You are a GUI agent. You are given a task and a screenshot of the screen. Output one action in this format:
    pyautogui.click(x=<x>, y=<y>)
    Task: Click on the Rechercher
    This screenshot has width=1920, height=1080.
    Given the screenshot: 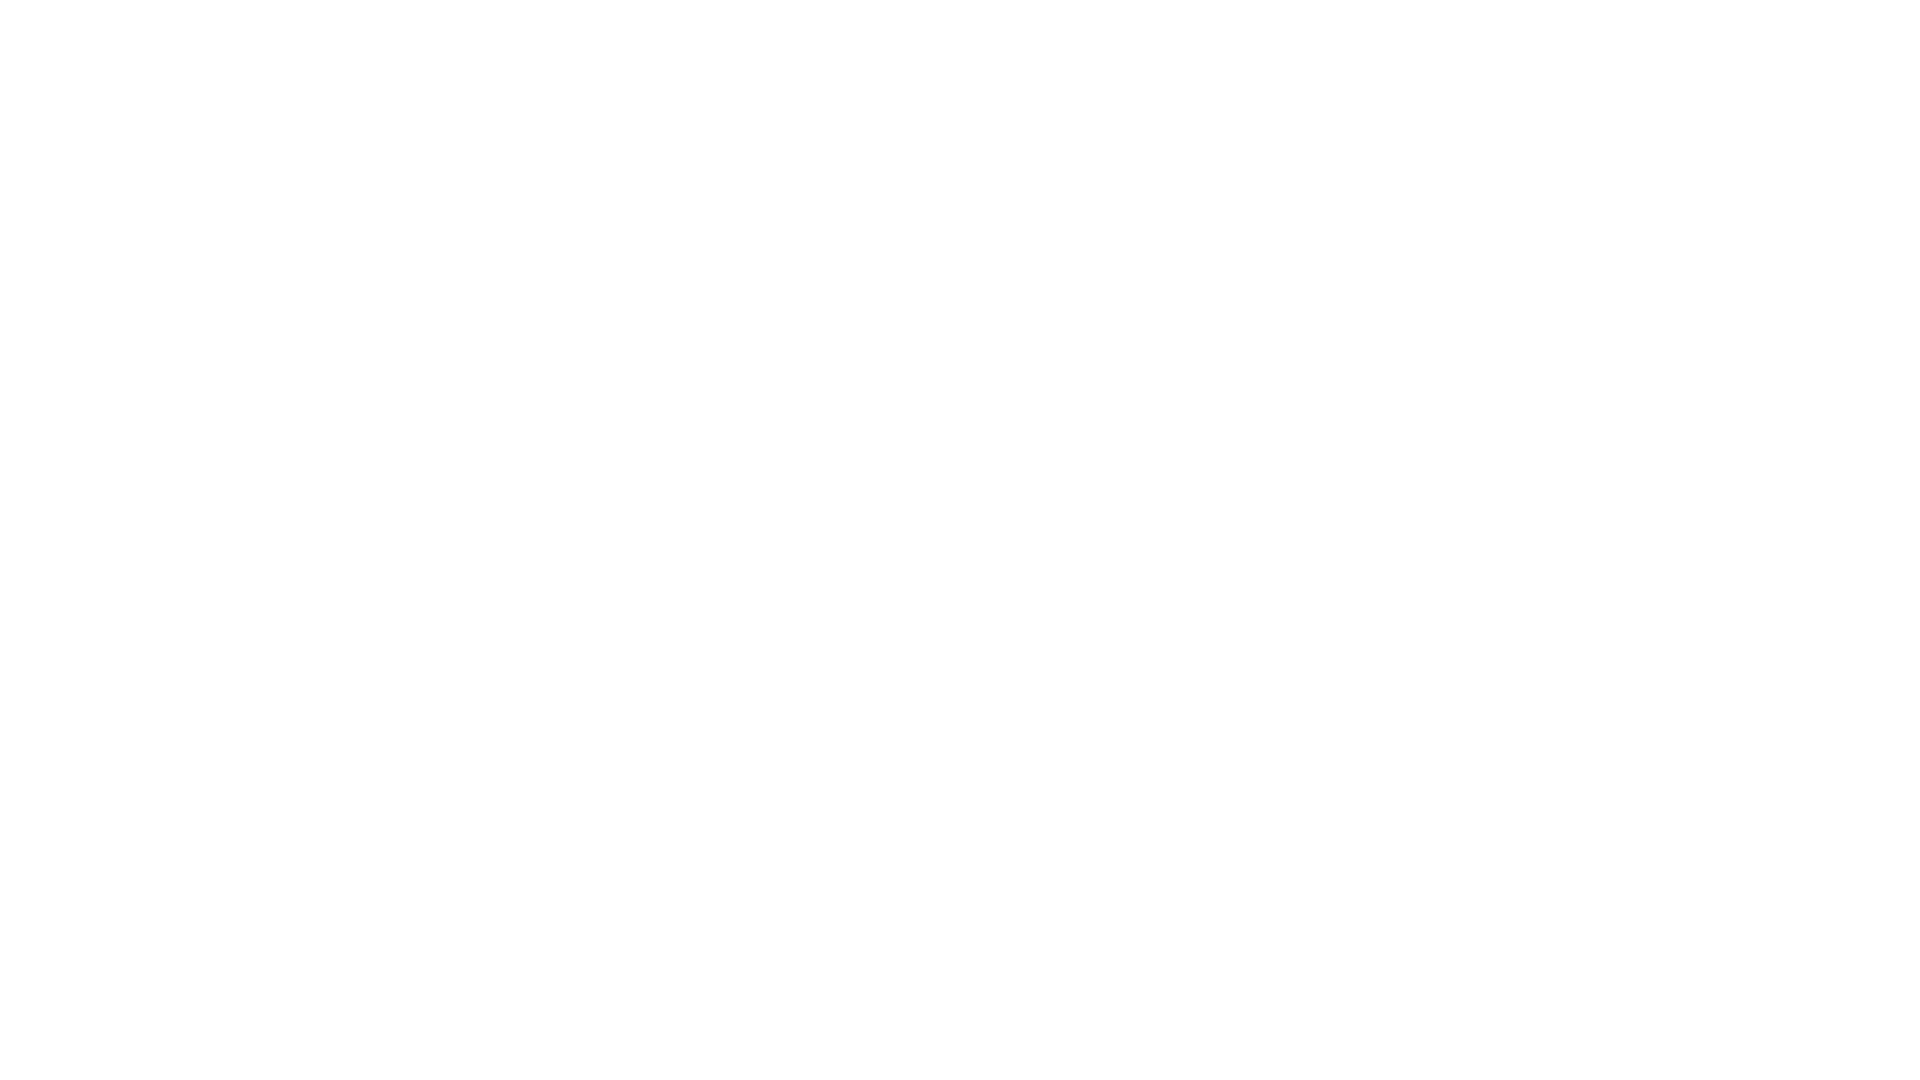 What is the action you would take?
    pyautogui.click(x=1587, y=106)
    